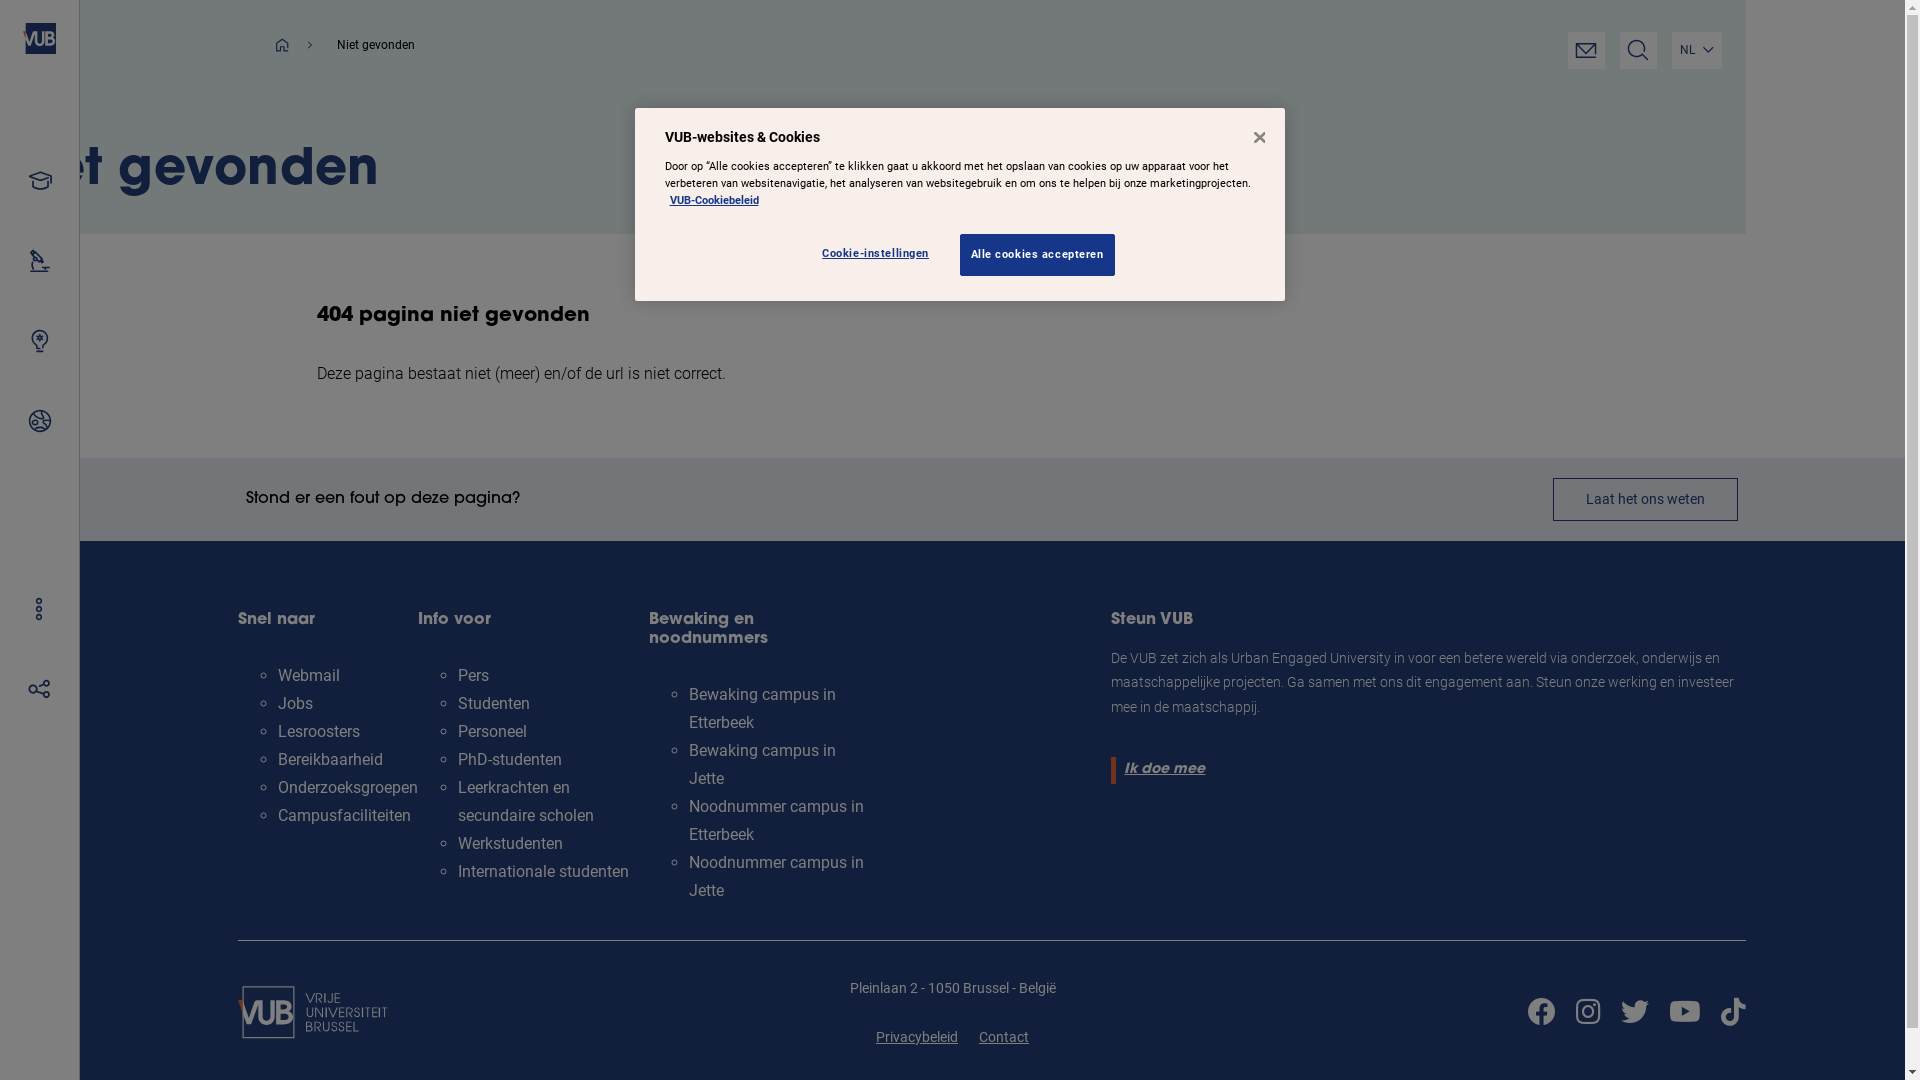  What do you see at coordinates (0, 0) in the screenshot?
I see `'Overslaan en naar de inhoud gaan'` at bounding box center [0, 0].